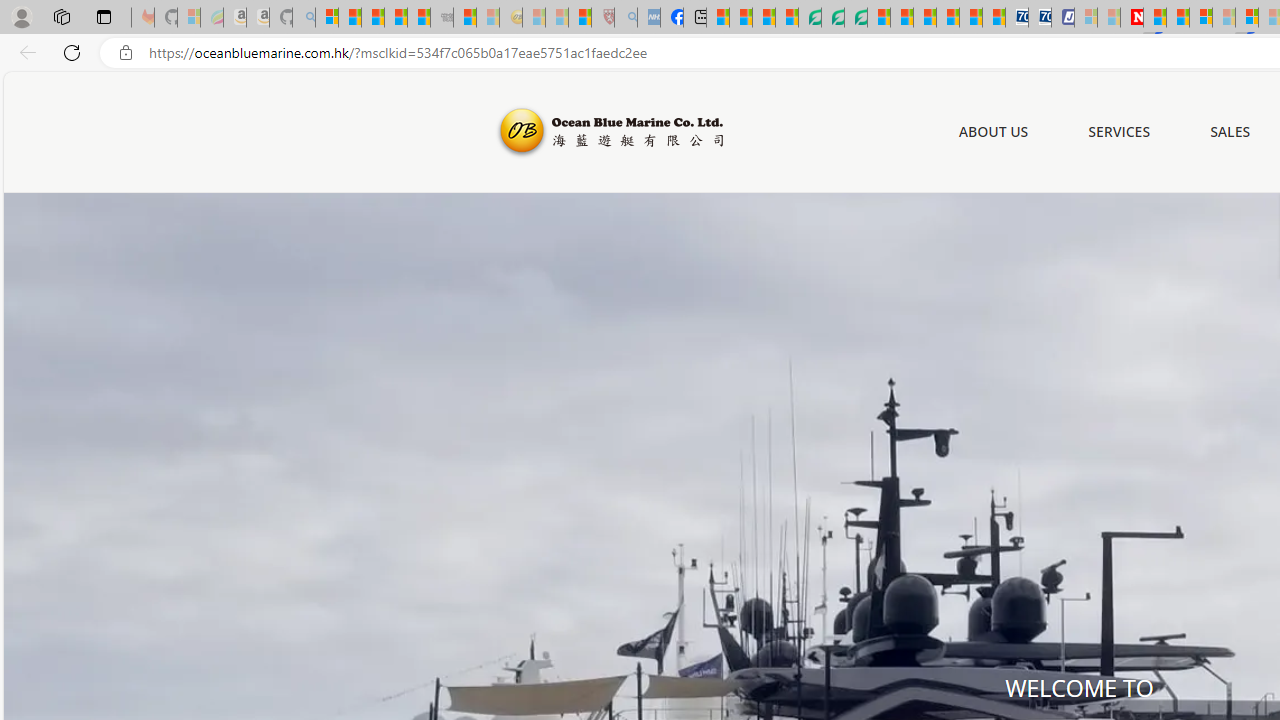 This screenshot has width=1280, height=720. What do you see at coordinates (993, 132) in the screenshot?
I see `'ABOUT US'` at bounding box center [993, 132].